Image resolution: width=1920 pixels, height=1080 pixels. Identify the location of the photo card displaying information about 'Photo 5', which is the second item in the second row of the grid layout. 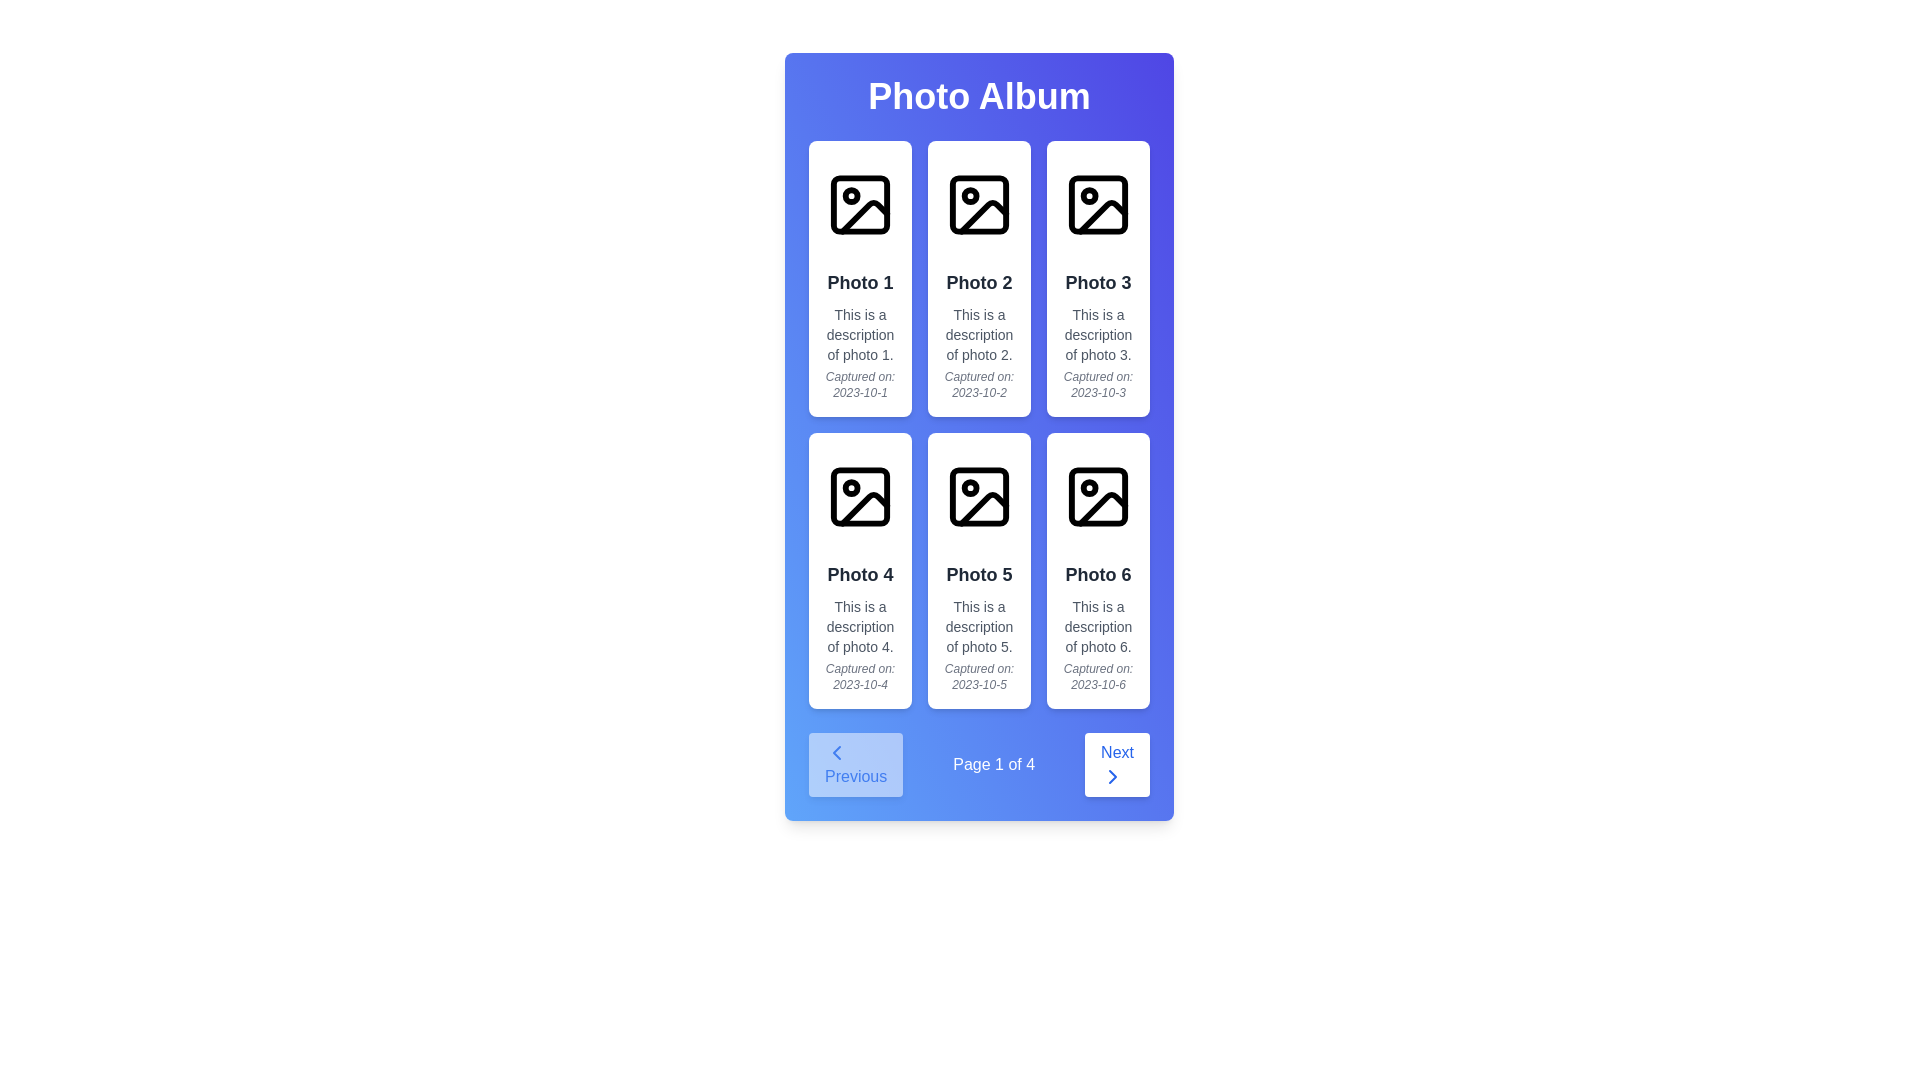
(979, 570).